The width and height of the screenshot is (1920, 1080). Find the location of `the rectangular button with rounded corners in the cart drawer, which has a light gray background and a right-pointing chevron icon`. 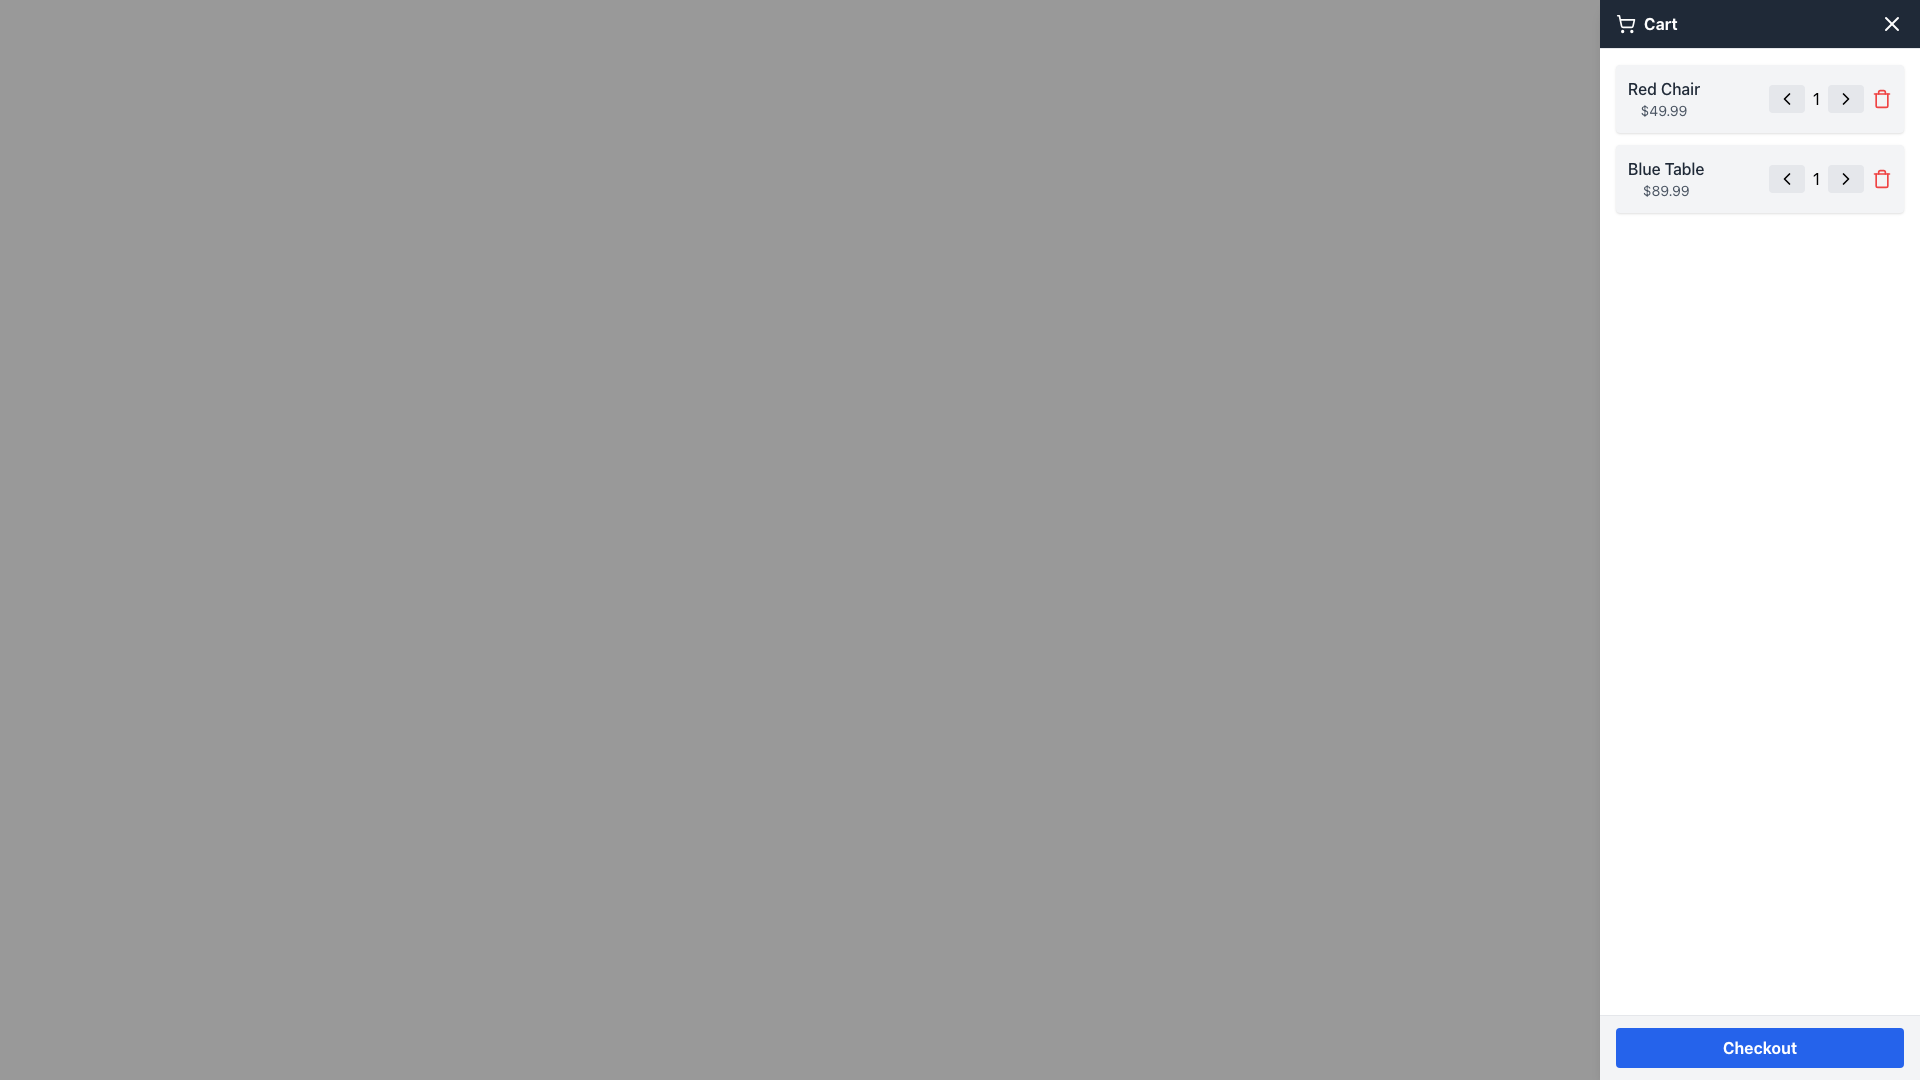

the rectangular button with rounded corners in the cart drawer, which has a light gray background and a right-pointing chevron icon is located at coordinates (1845, 99).